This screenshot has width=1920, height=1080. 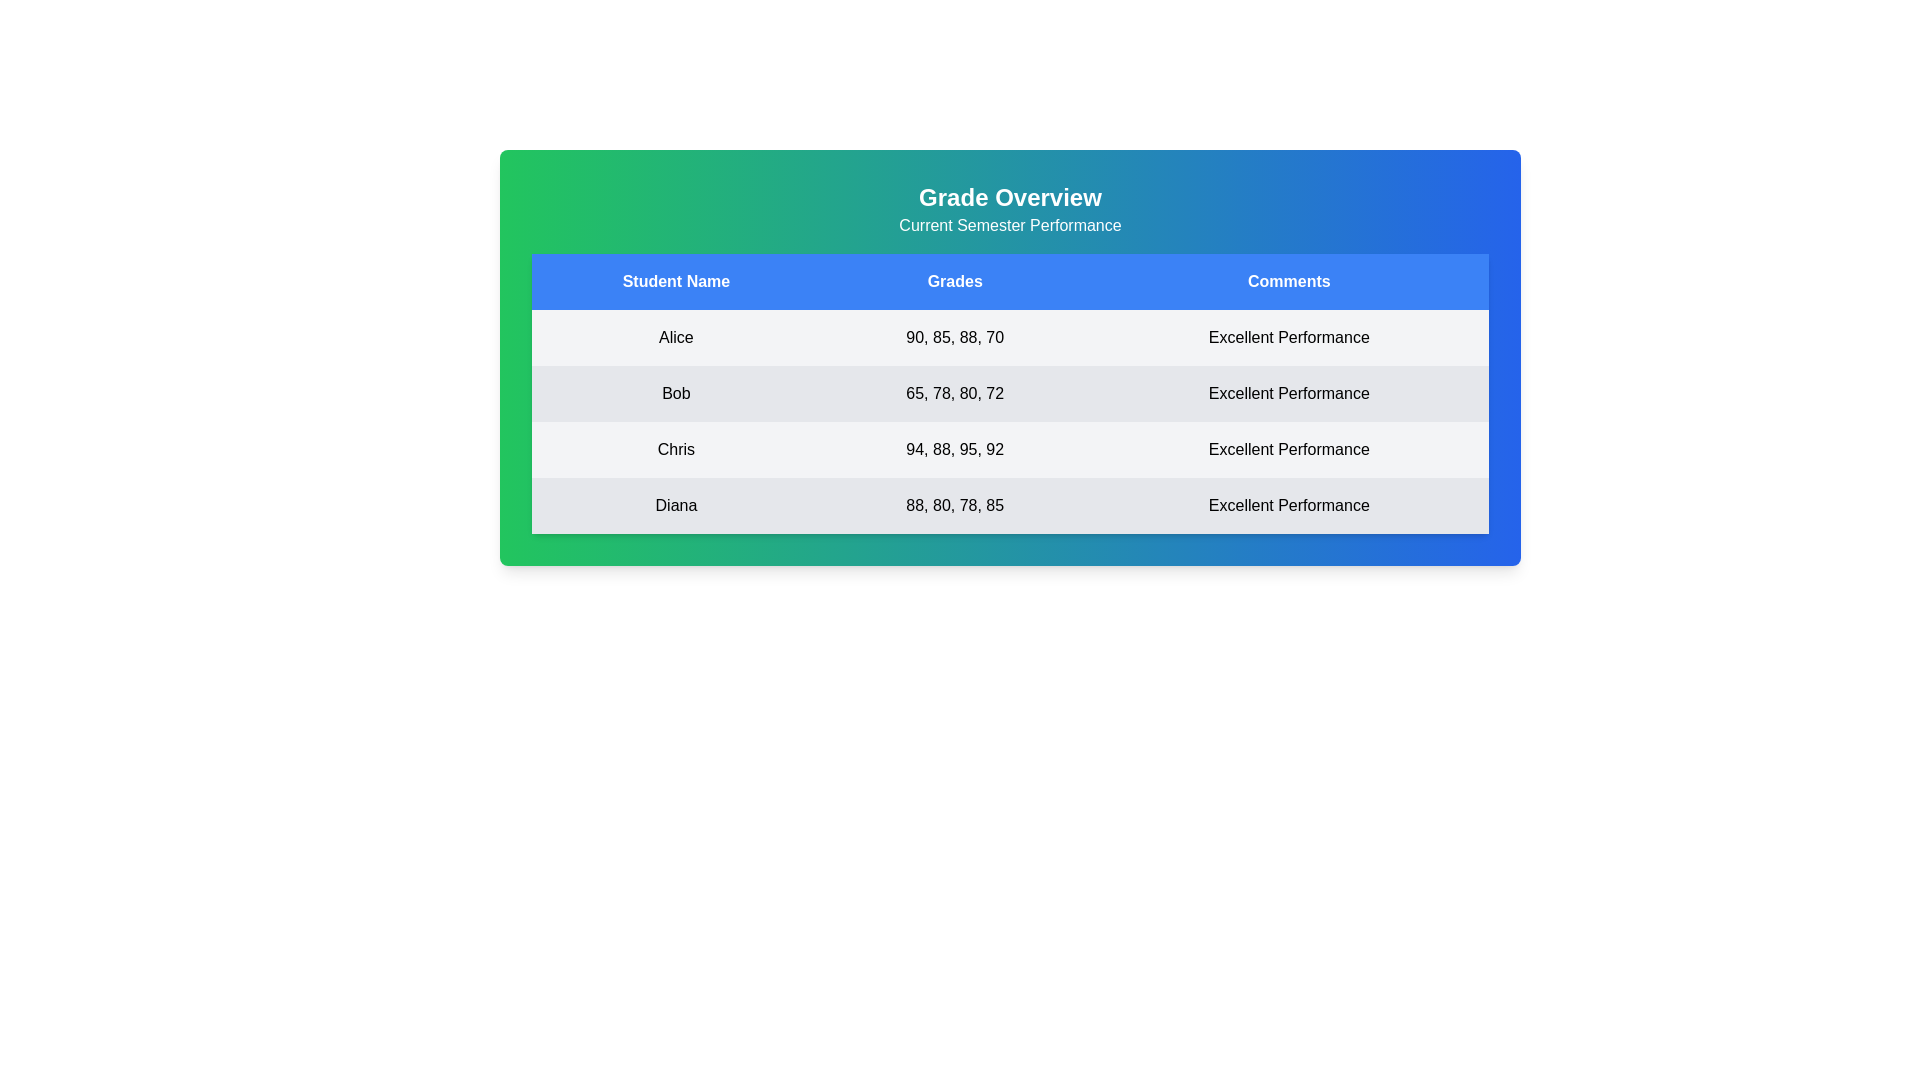 I want to click on the row corresponding to Alice to observe hover effects, so click(x=1010, y=337).